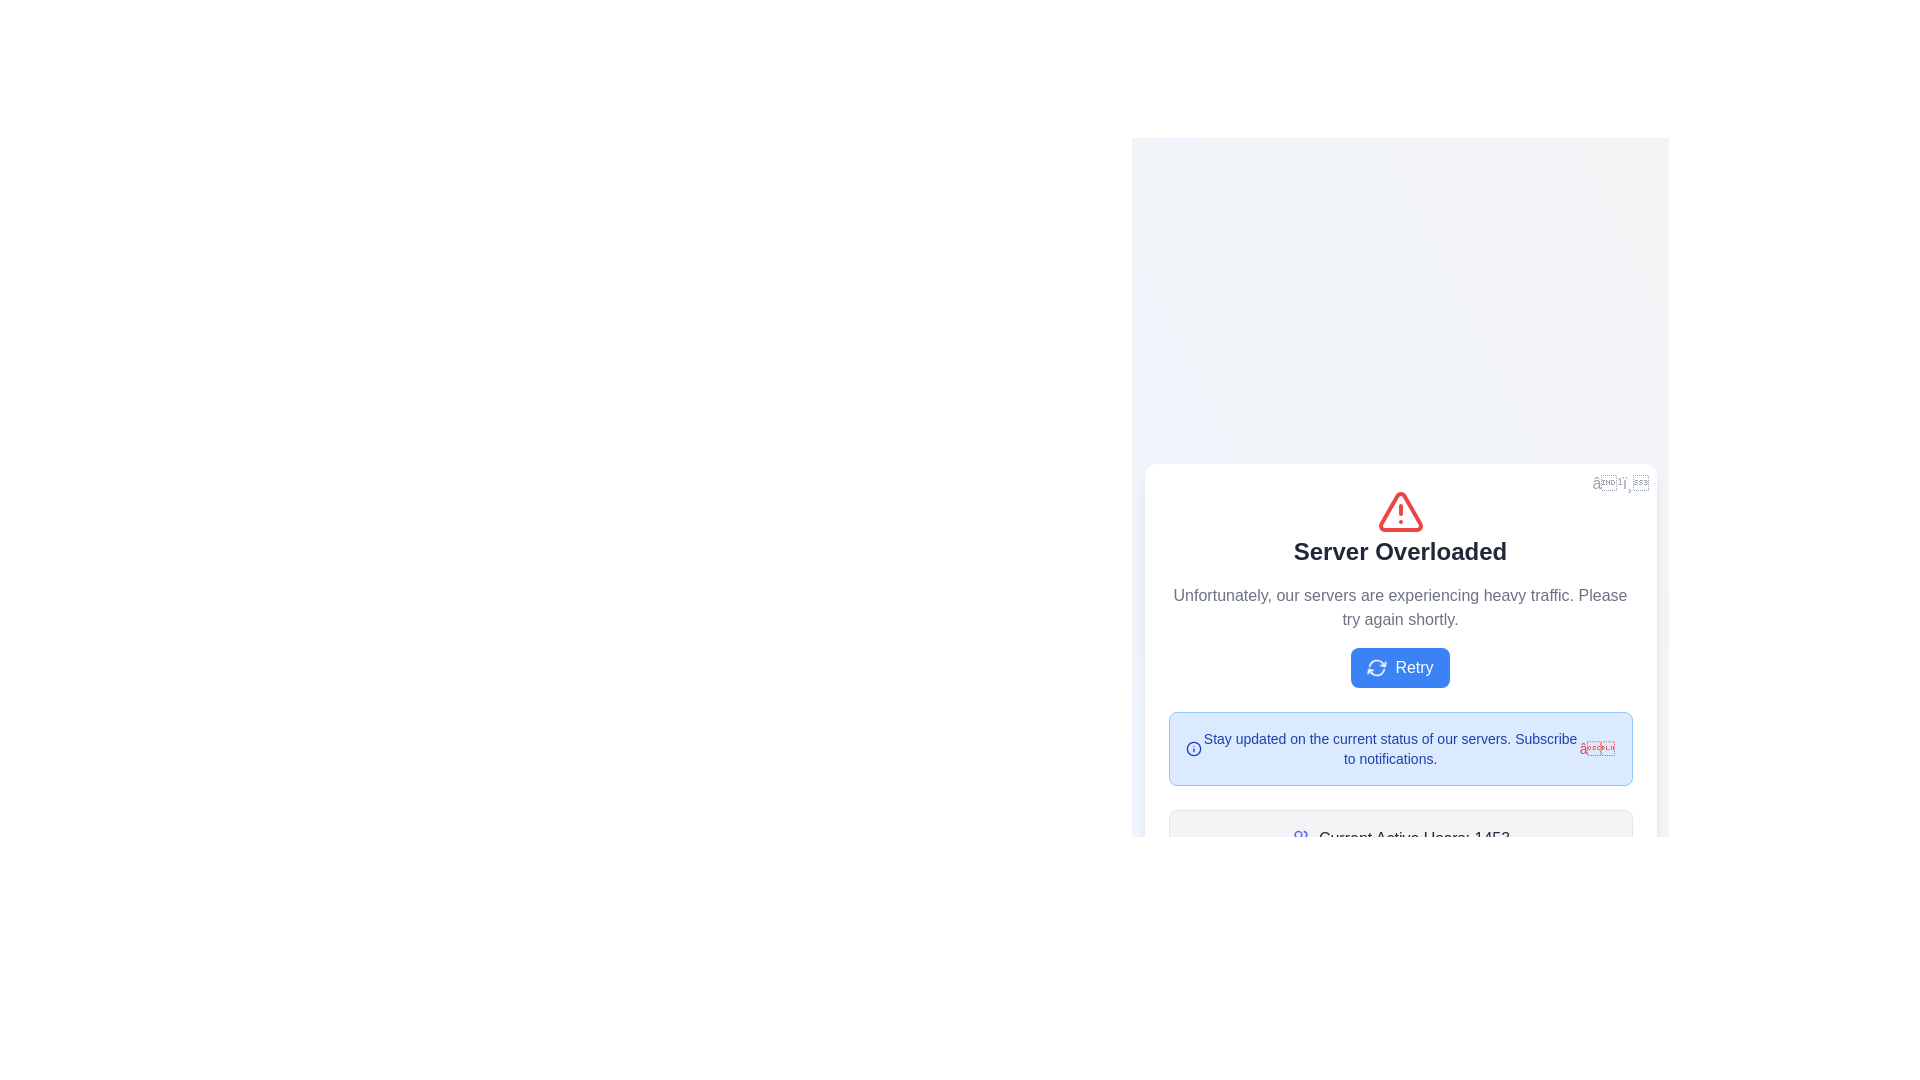 This screenshot has height=1080, width=1920. Describe the element at coordinates (1413, 839) in the screenshot. I see `the text label displaying 'Current Active Users: 1453', which is bold and dark-gray on a light background, located at the bottom of the interface` at that location.